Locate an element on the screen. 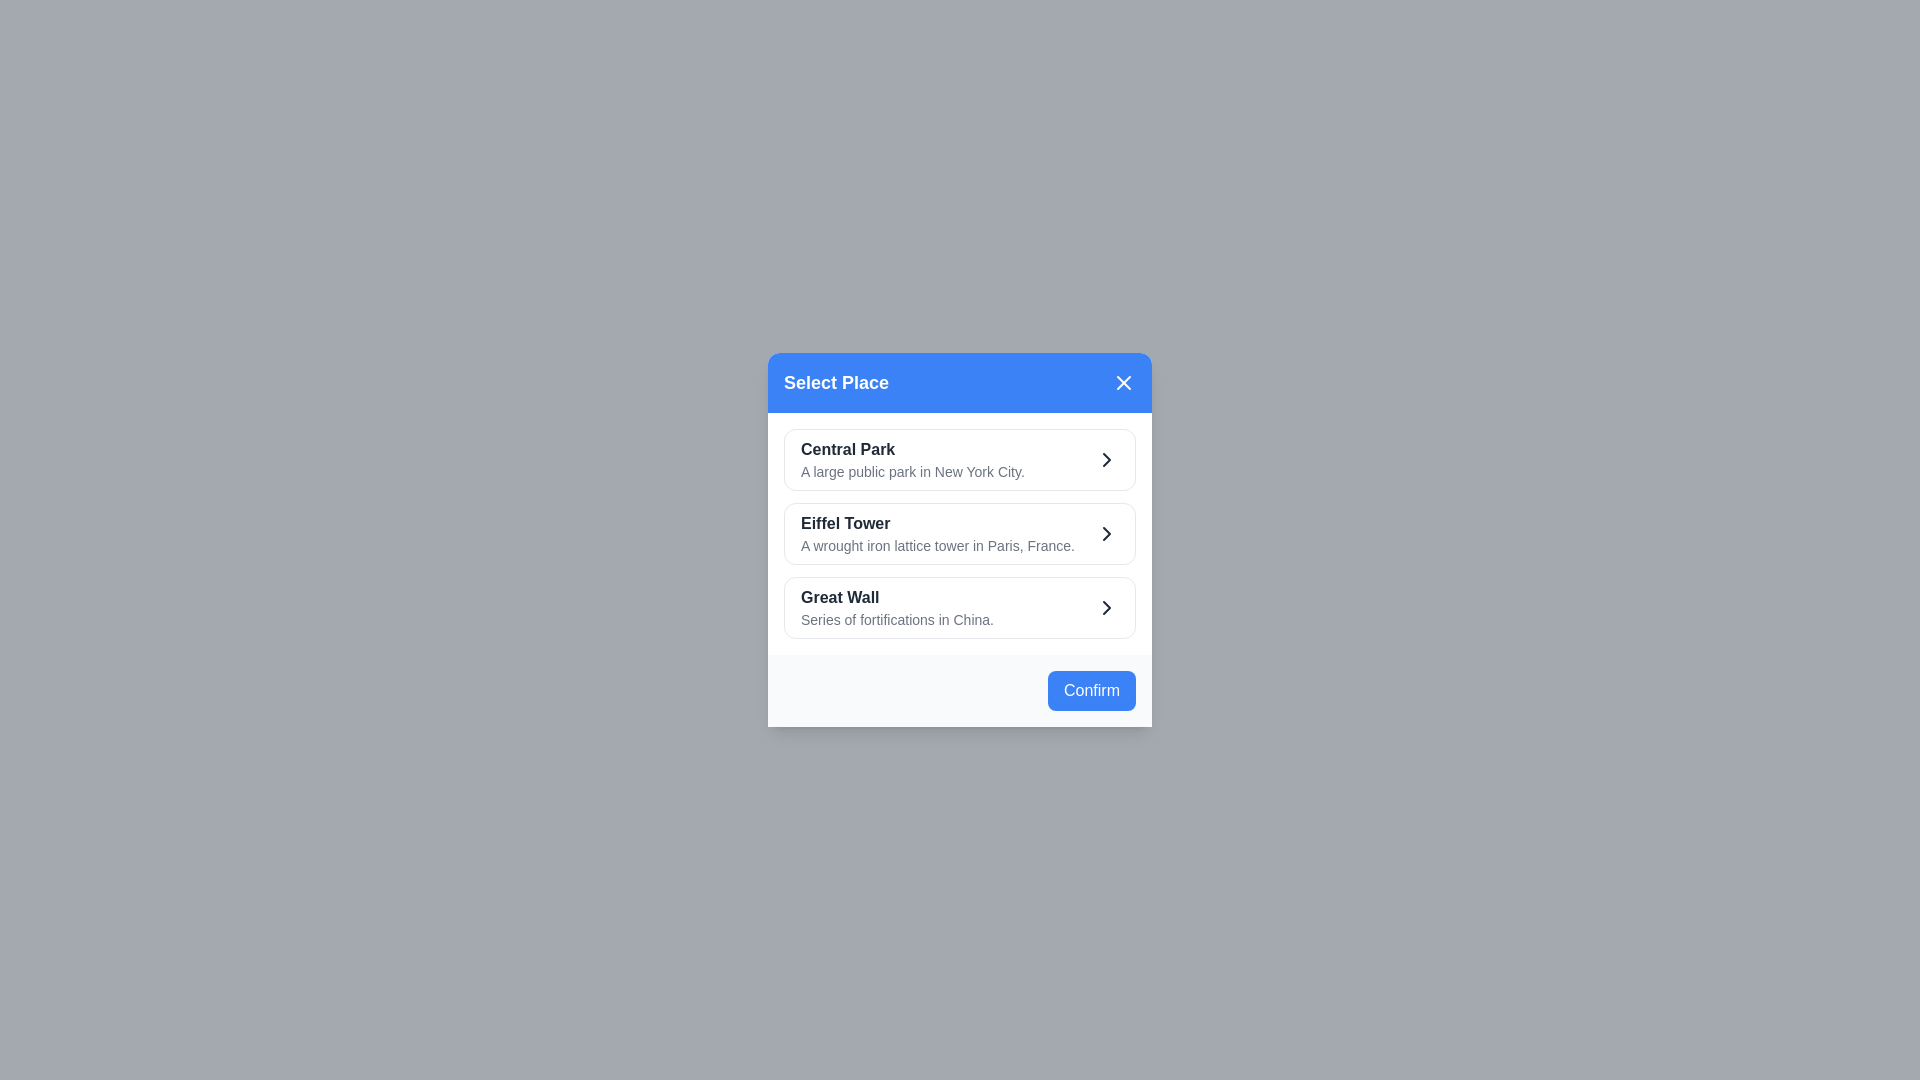 The height and width of the screenshot is (1080, 1920). the place Central Park from the list is located at coordinates (960, 459).